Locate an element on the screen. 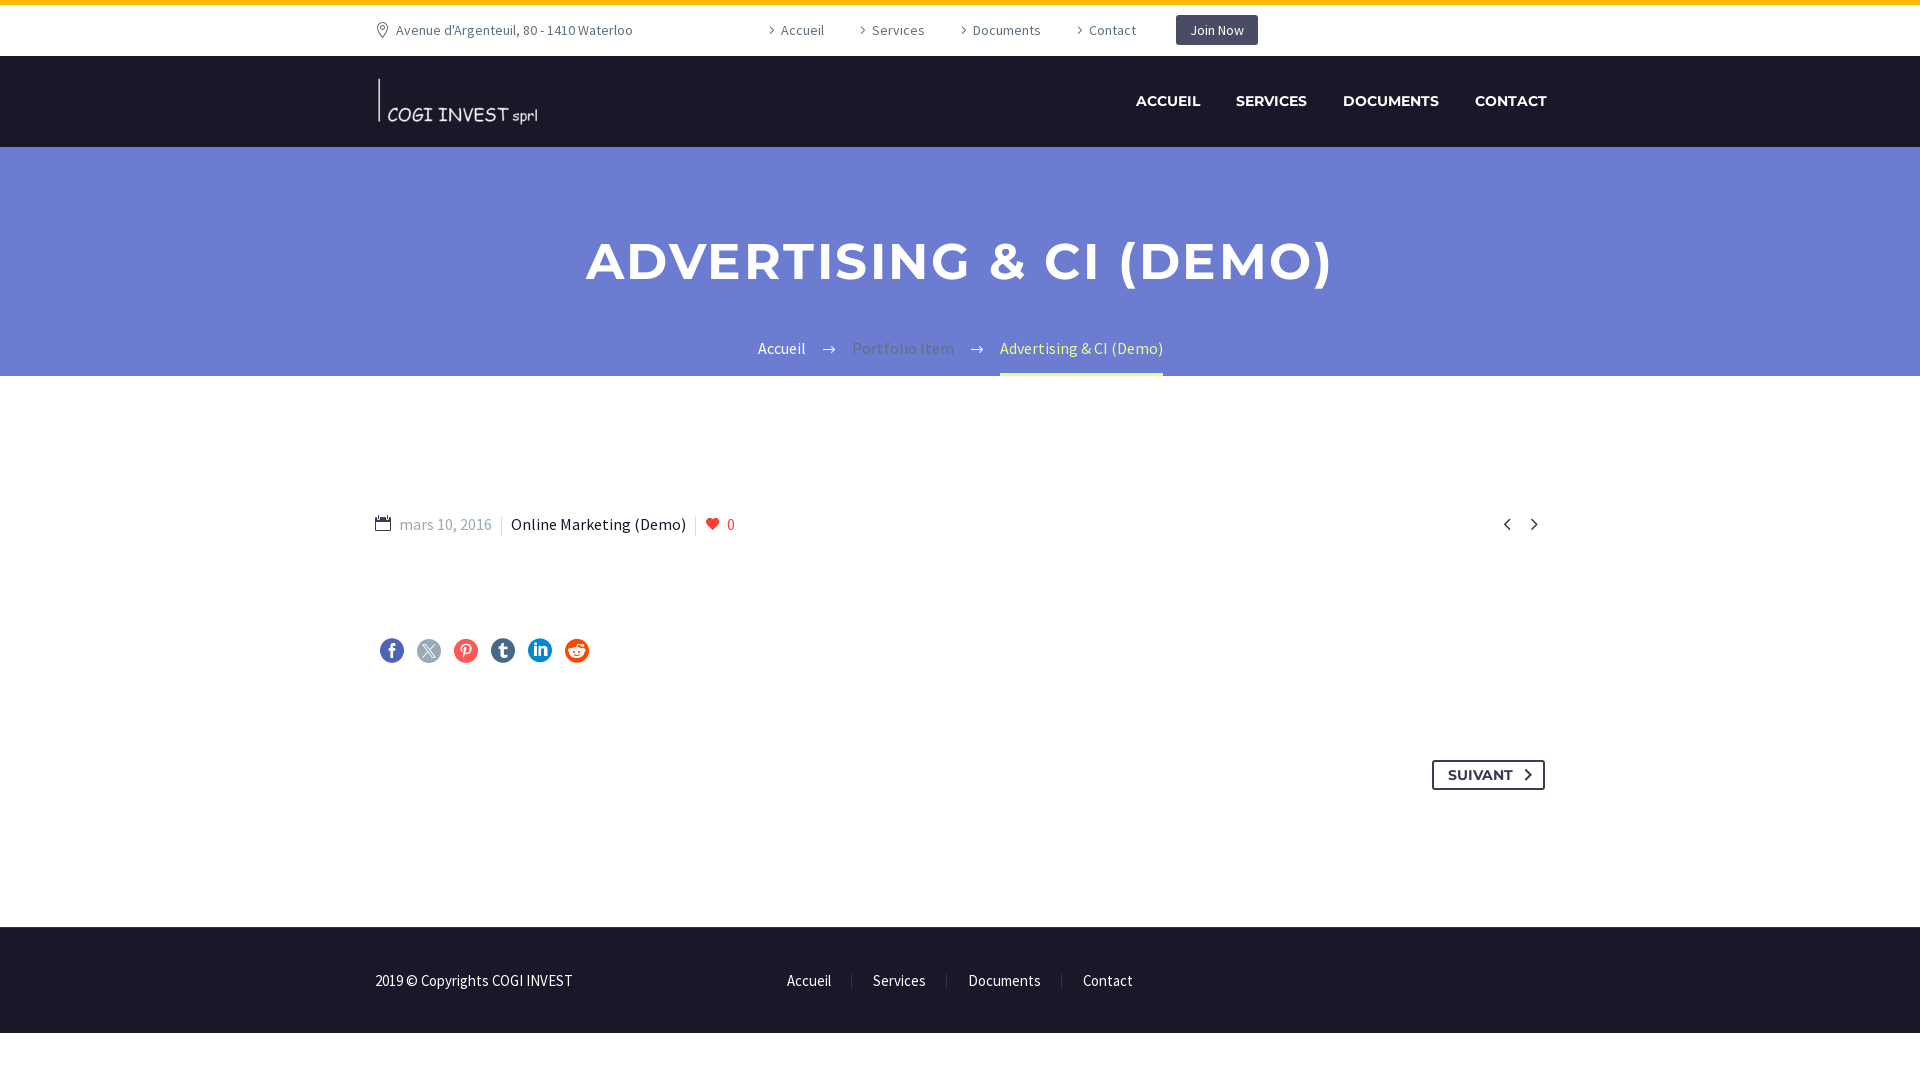 Image resolution: width=1920 pixels, height=1080 pixels. '0' is located at coordinates (720, 523).